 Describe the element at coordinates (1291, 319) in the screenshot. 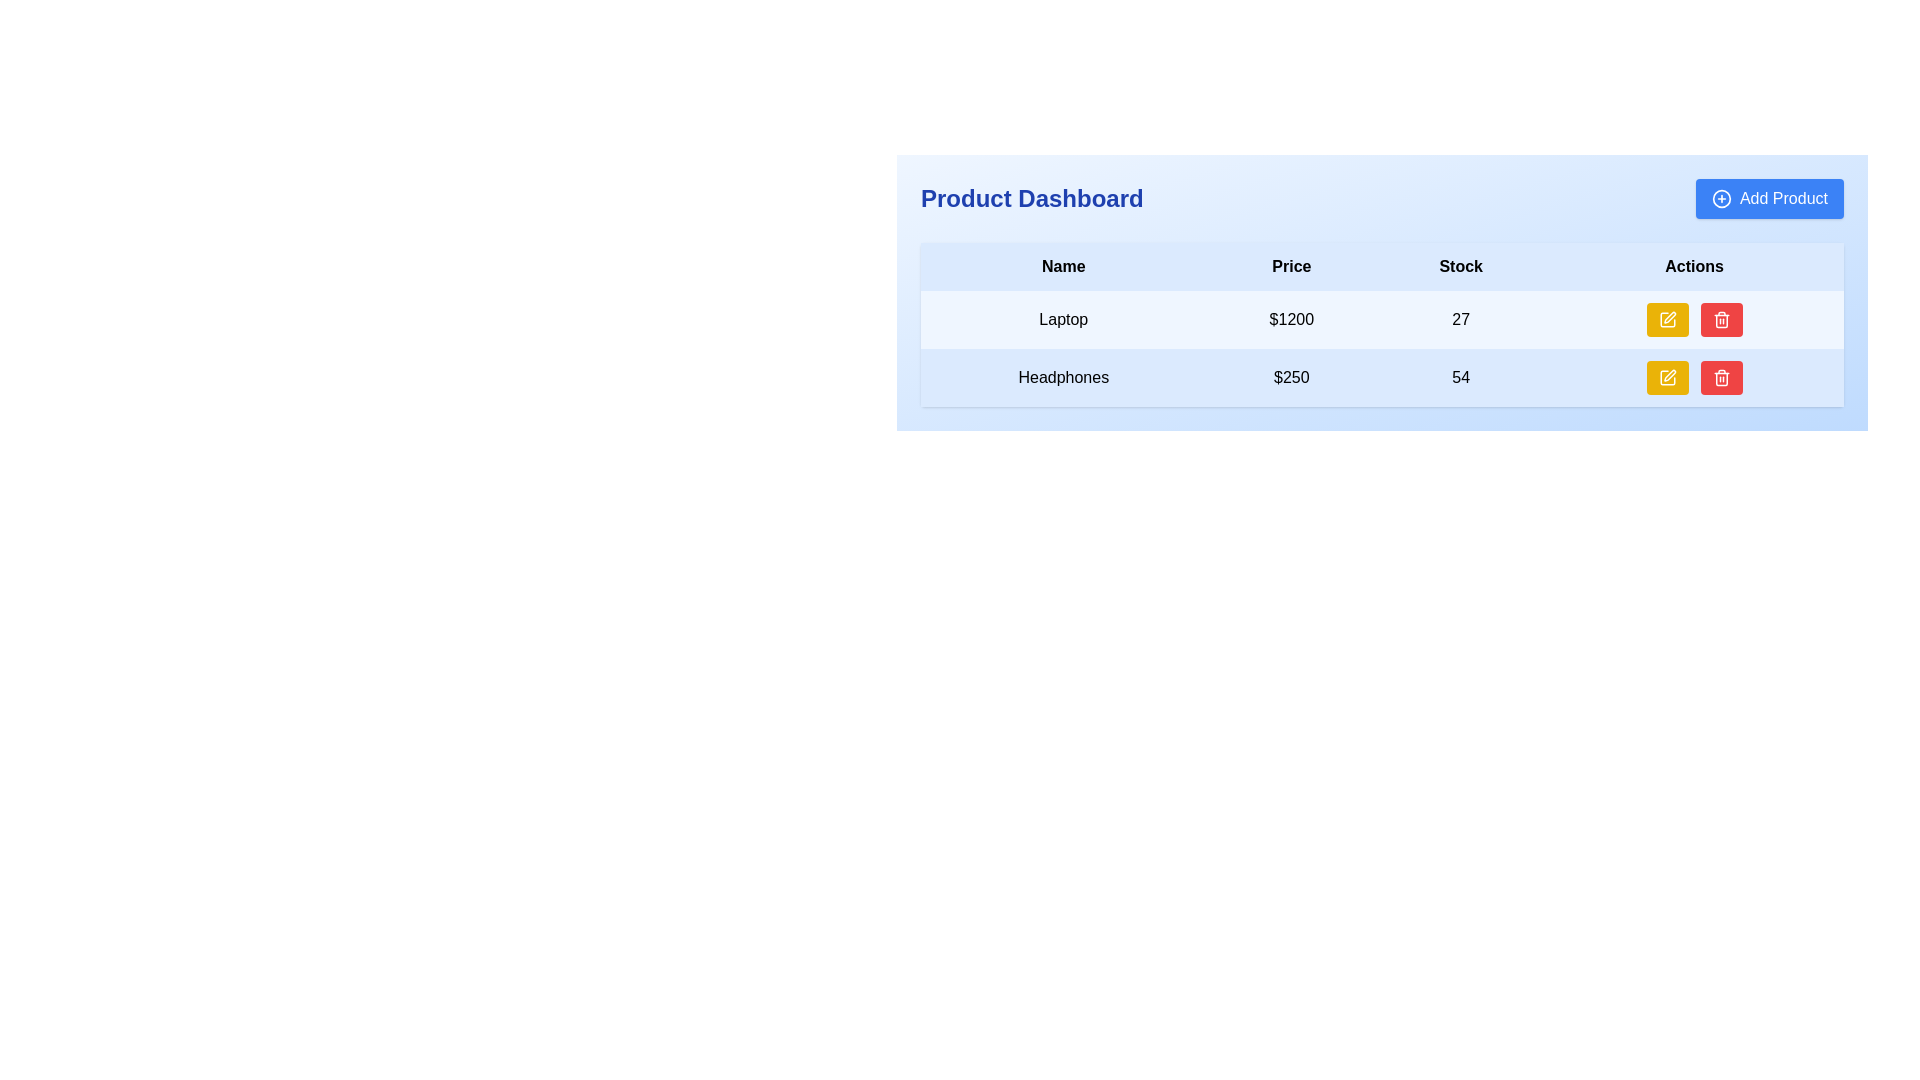

I see `text content displayed in the price column for the product listing, which shows "$1200"` at that location.